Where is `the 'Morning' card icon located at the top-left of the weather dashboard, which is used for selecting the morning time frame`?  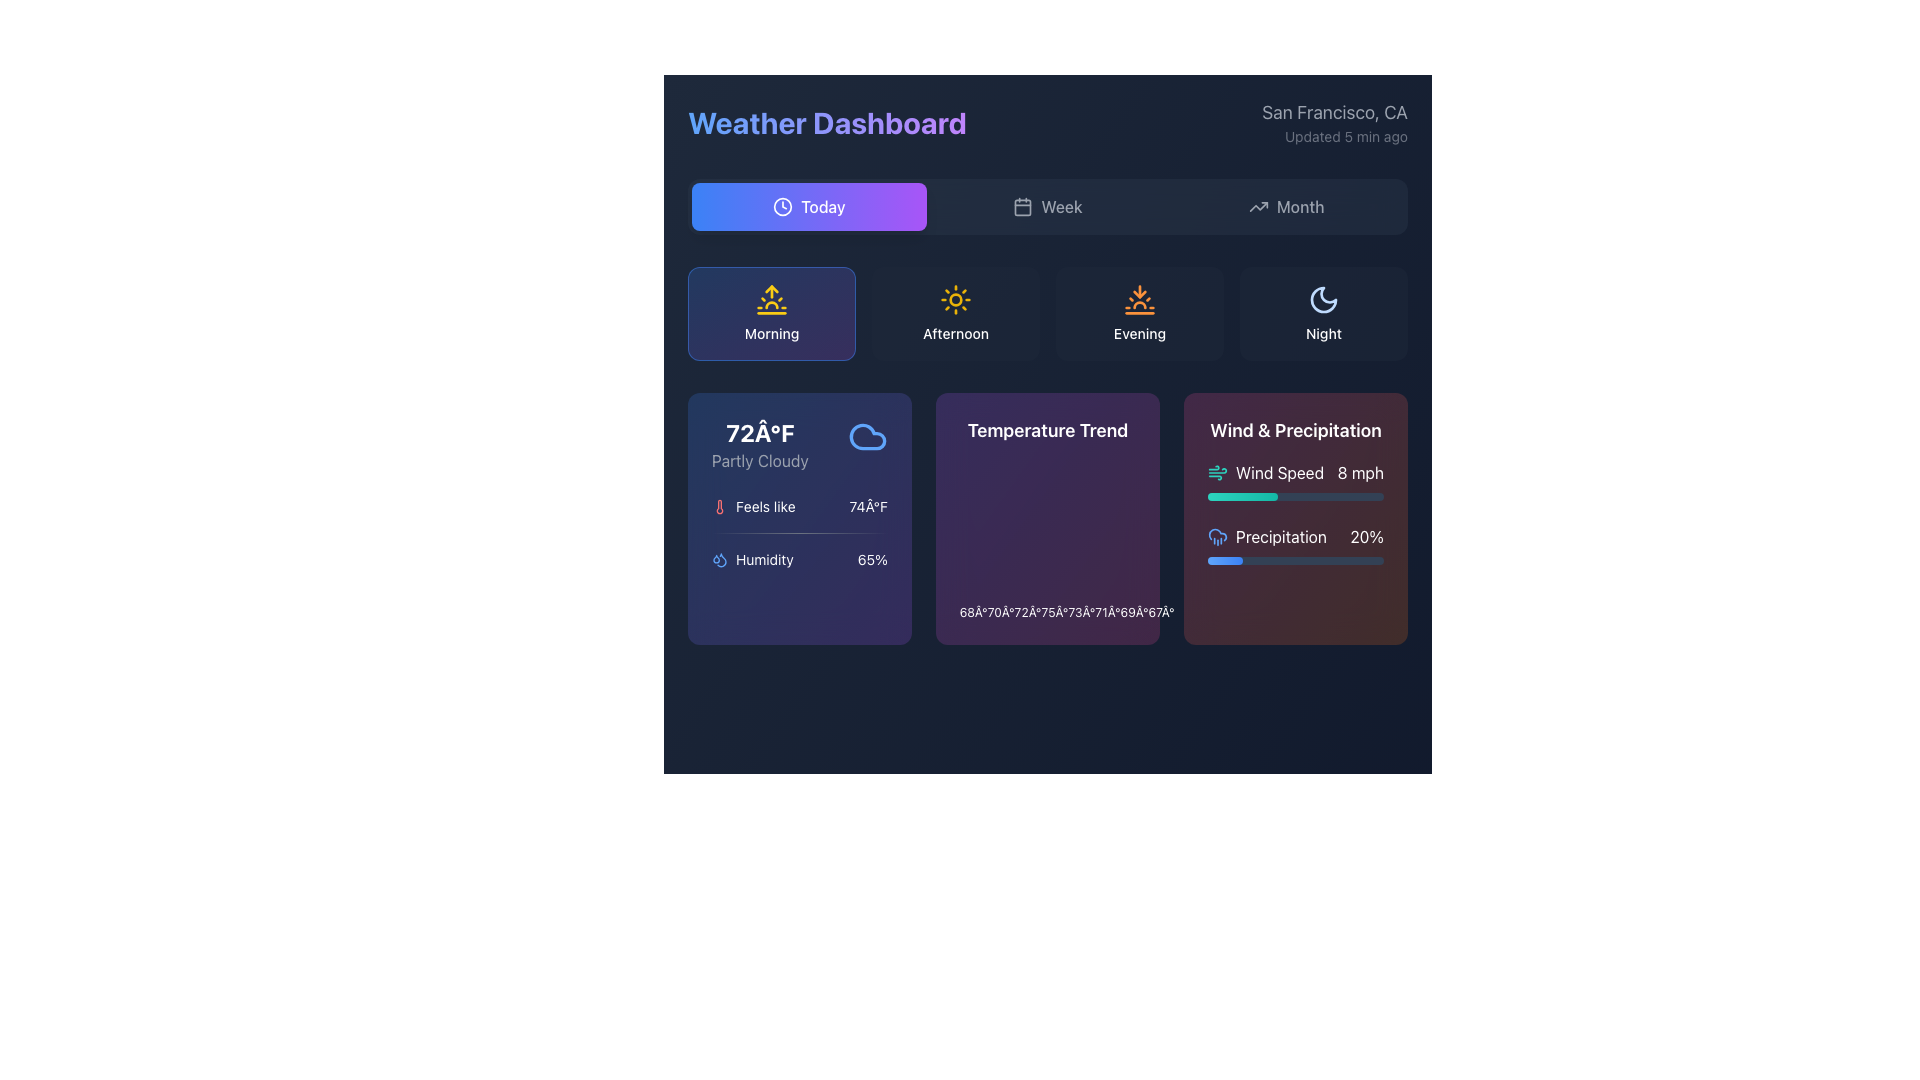
the 'Morning' card icon located at the top-left of the weather dashboard, which is used for selecting the morning time frame is located at coordinates (771, 300).